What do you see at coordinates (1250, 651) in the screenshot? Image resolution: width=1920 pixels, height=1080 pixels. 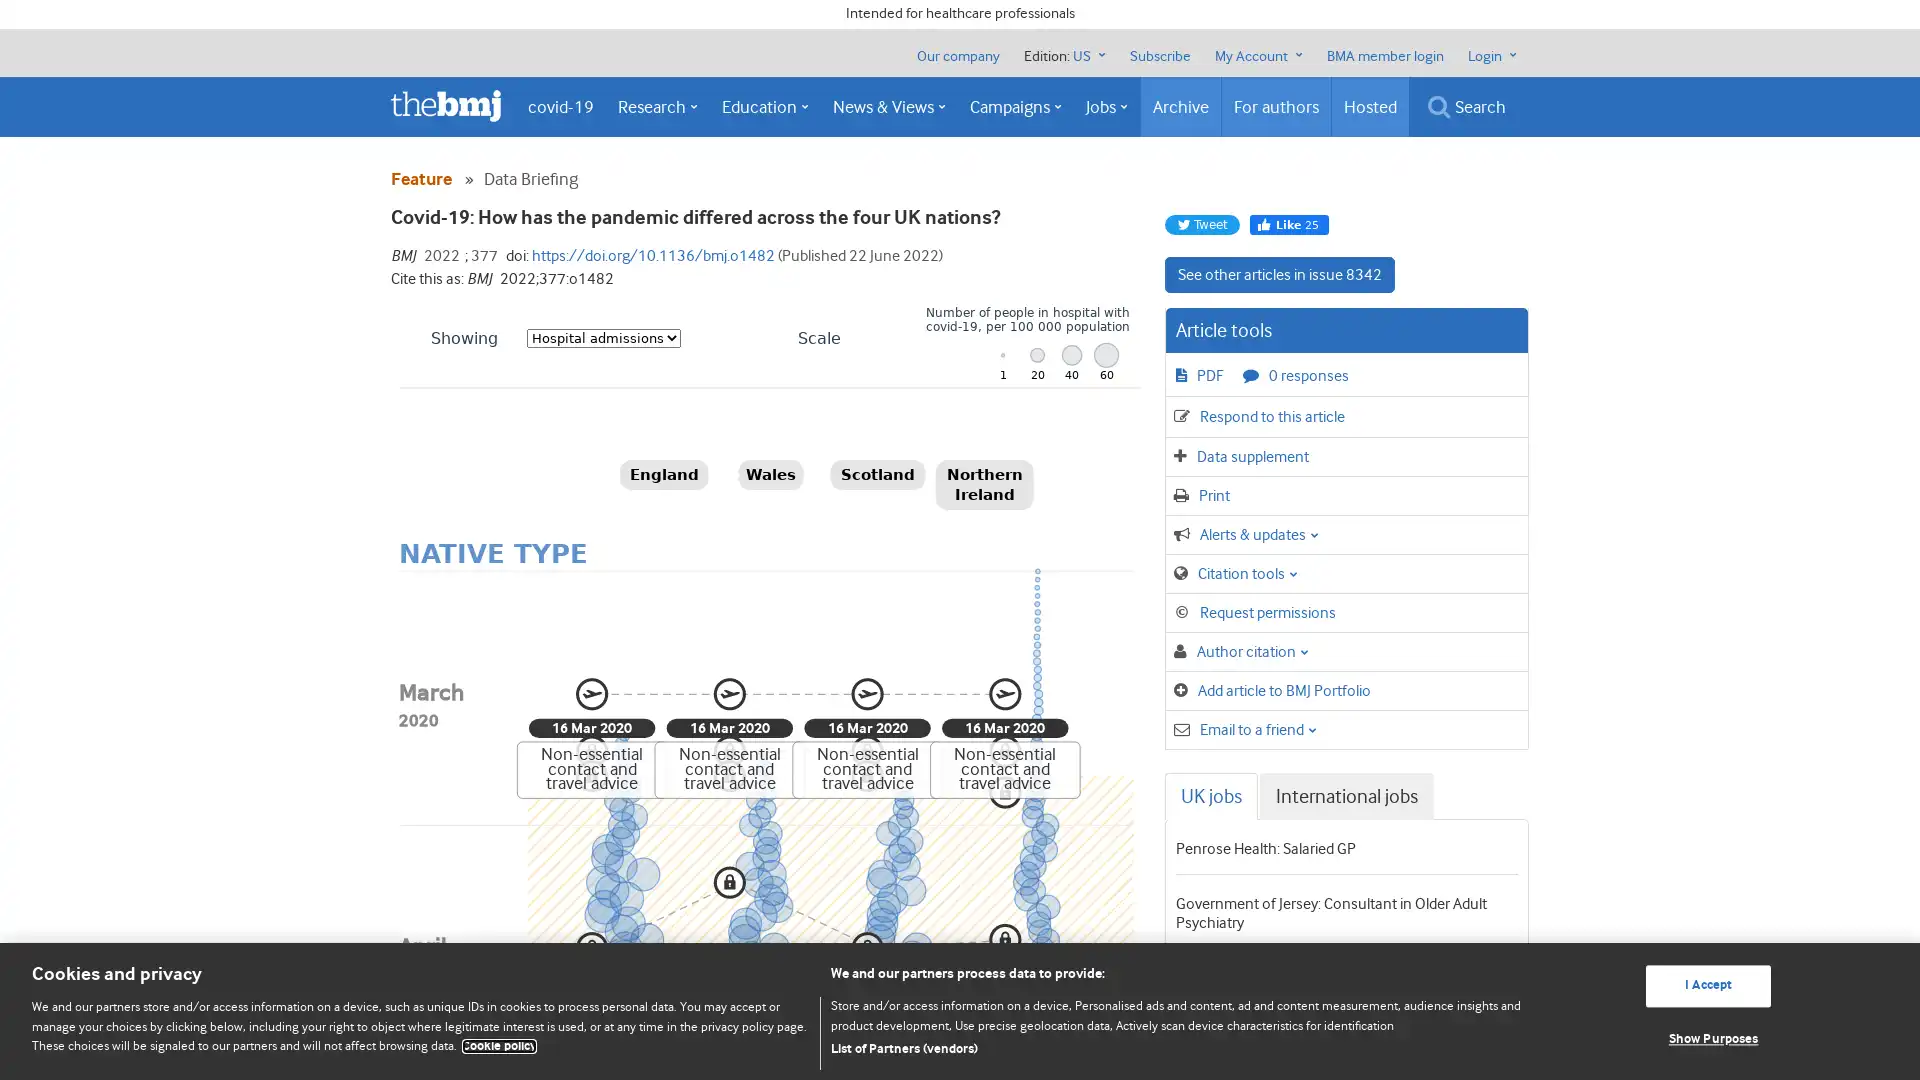 I see `Author citation` at bounding box center [1250, 651].